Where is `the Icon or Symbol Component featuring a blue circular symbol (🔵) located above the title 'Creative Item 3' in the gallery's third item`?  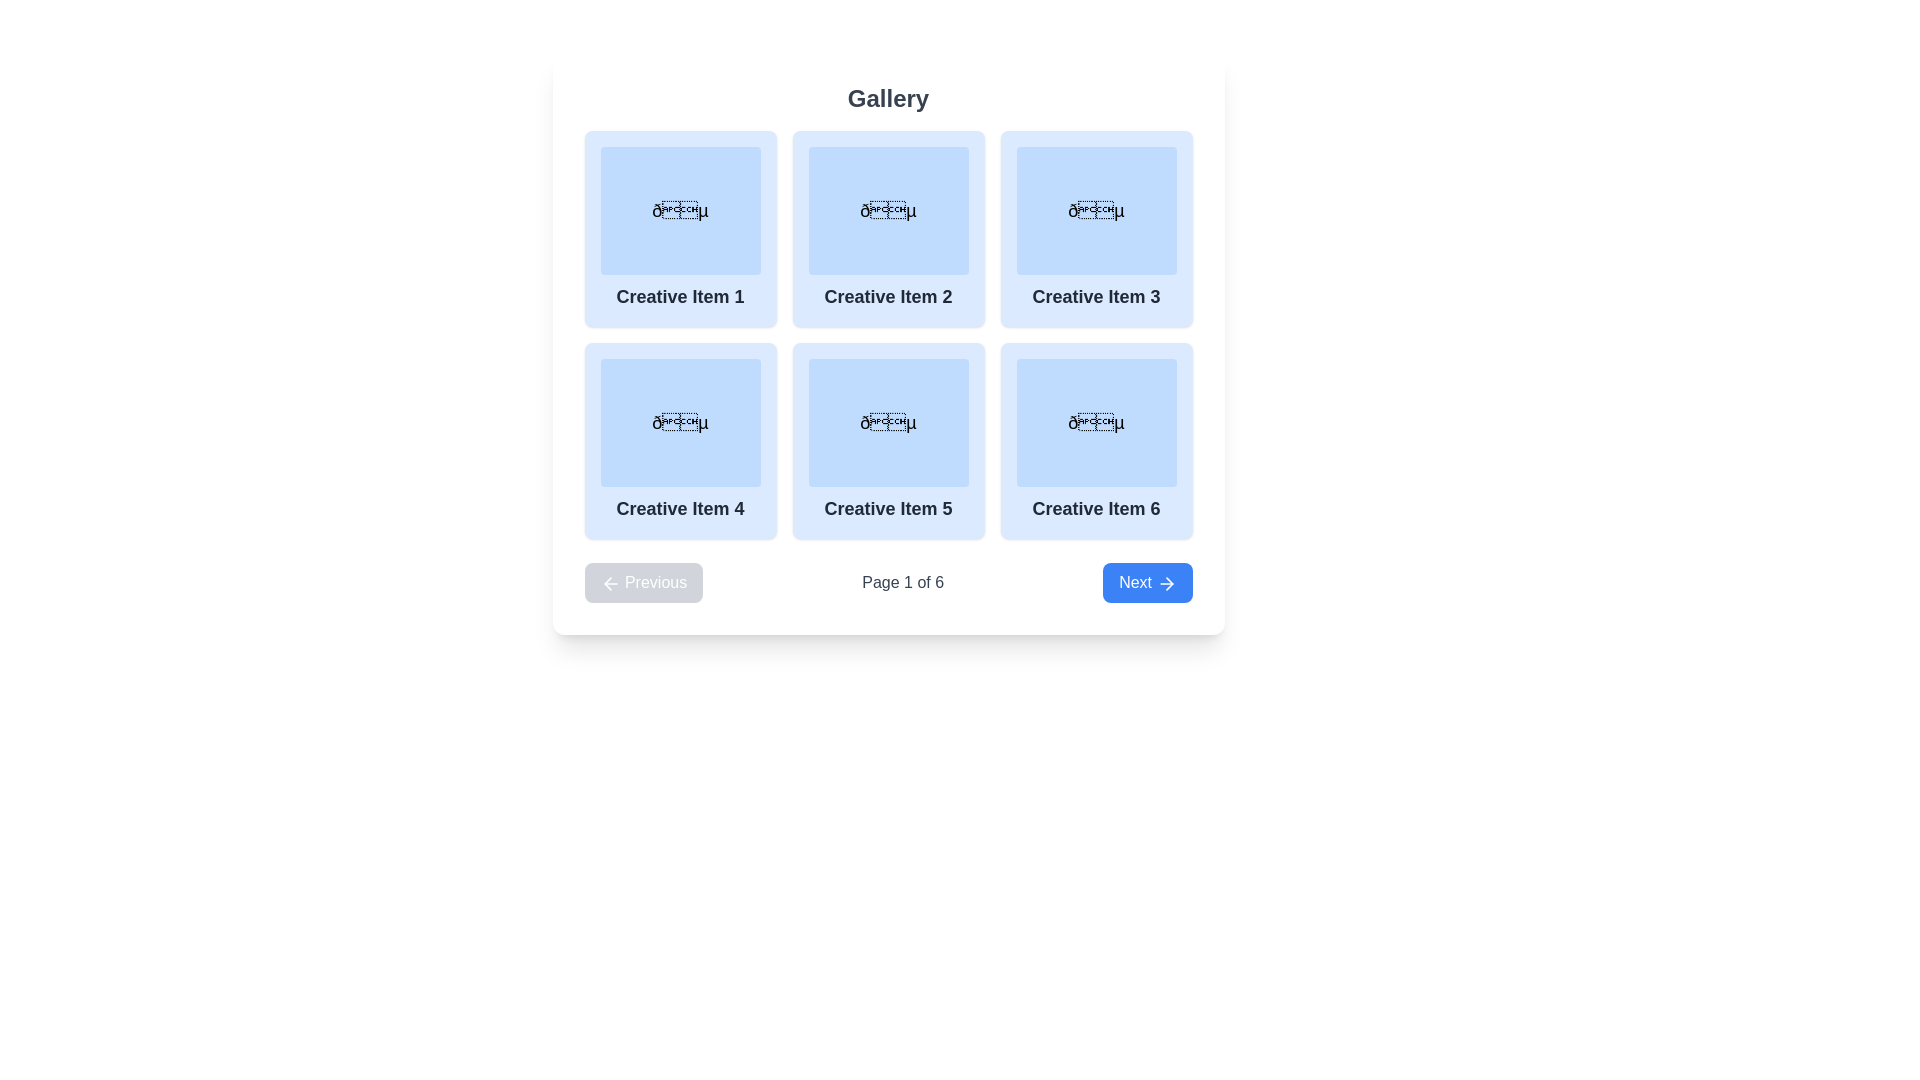 the Icon or Symbol Component featuring a blue circular symbol (🔵) located above the title 'Creative Item 3' in the gallery's third item is located at coordinates (1095, 211).